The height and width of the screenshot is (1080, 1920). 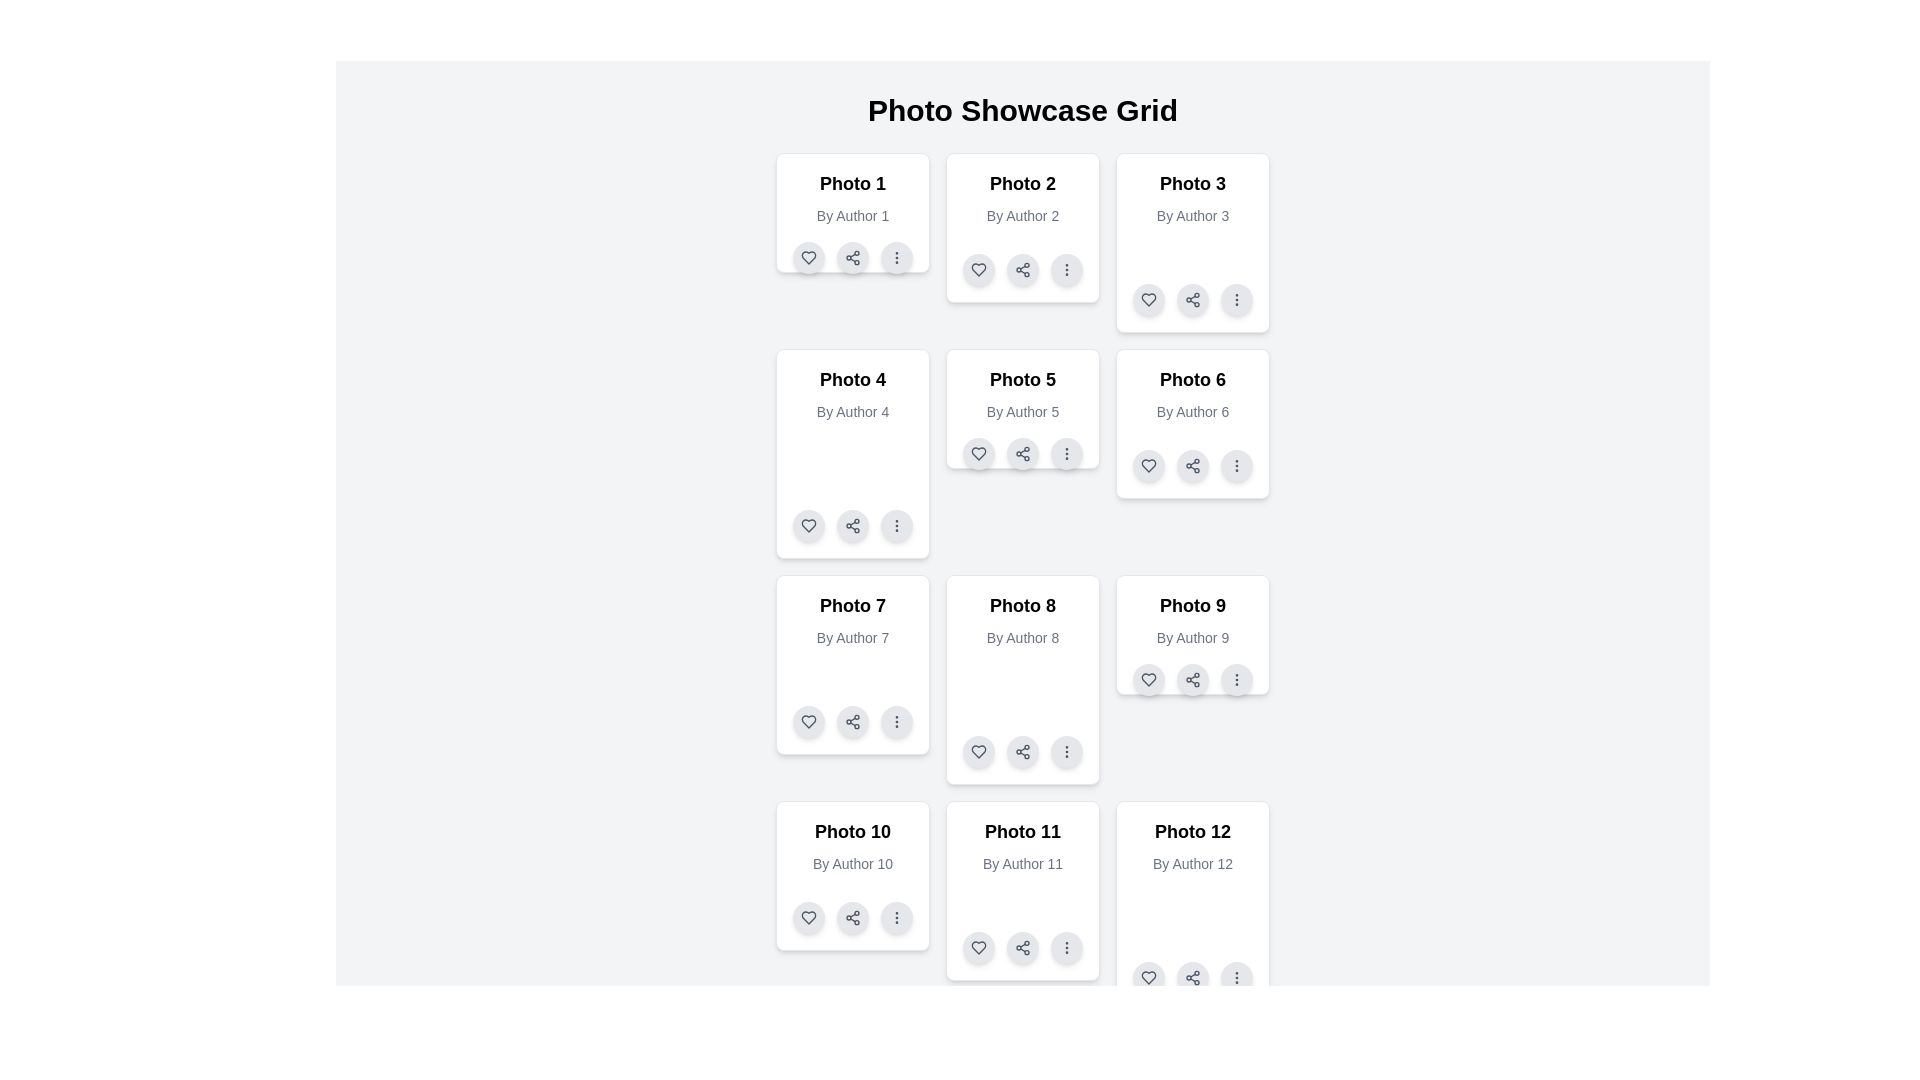 What do you see at coordinates (979, 752) in the screenshot?
I see `the circular 'like' button with a light gray background and a heart icon, located` at bounding box center [979, 752].